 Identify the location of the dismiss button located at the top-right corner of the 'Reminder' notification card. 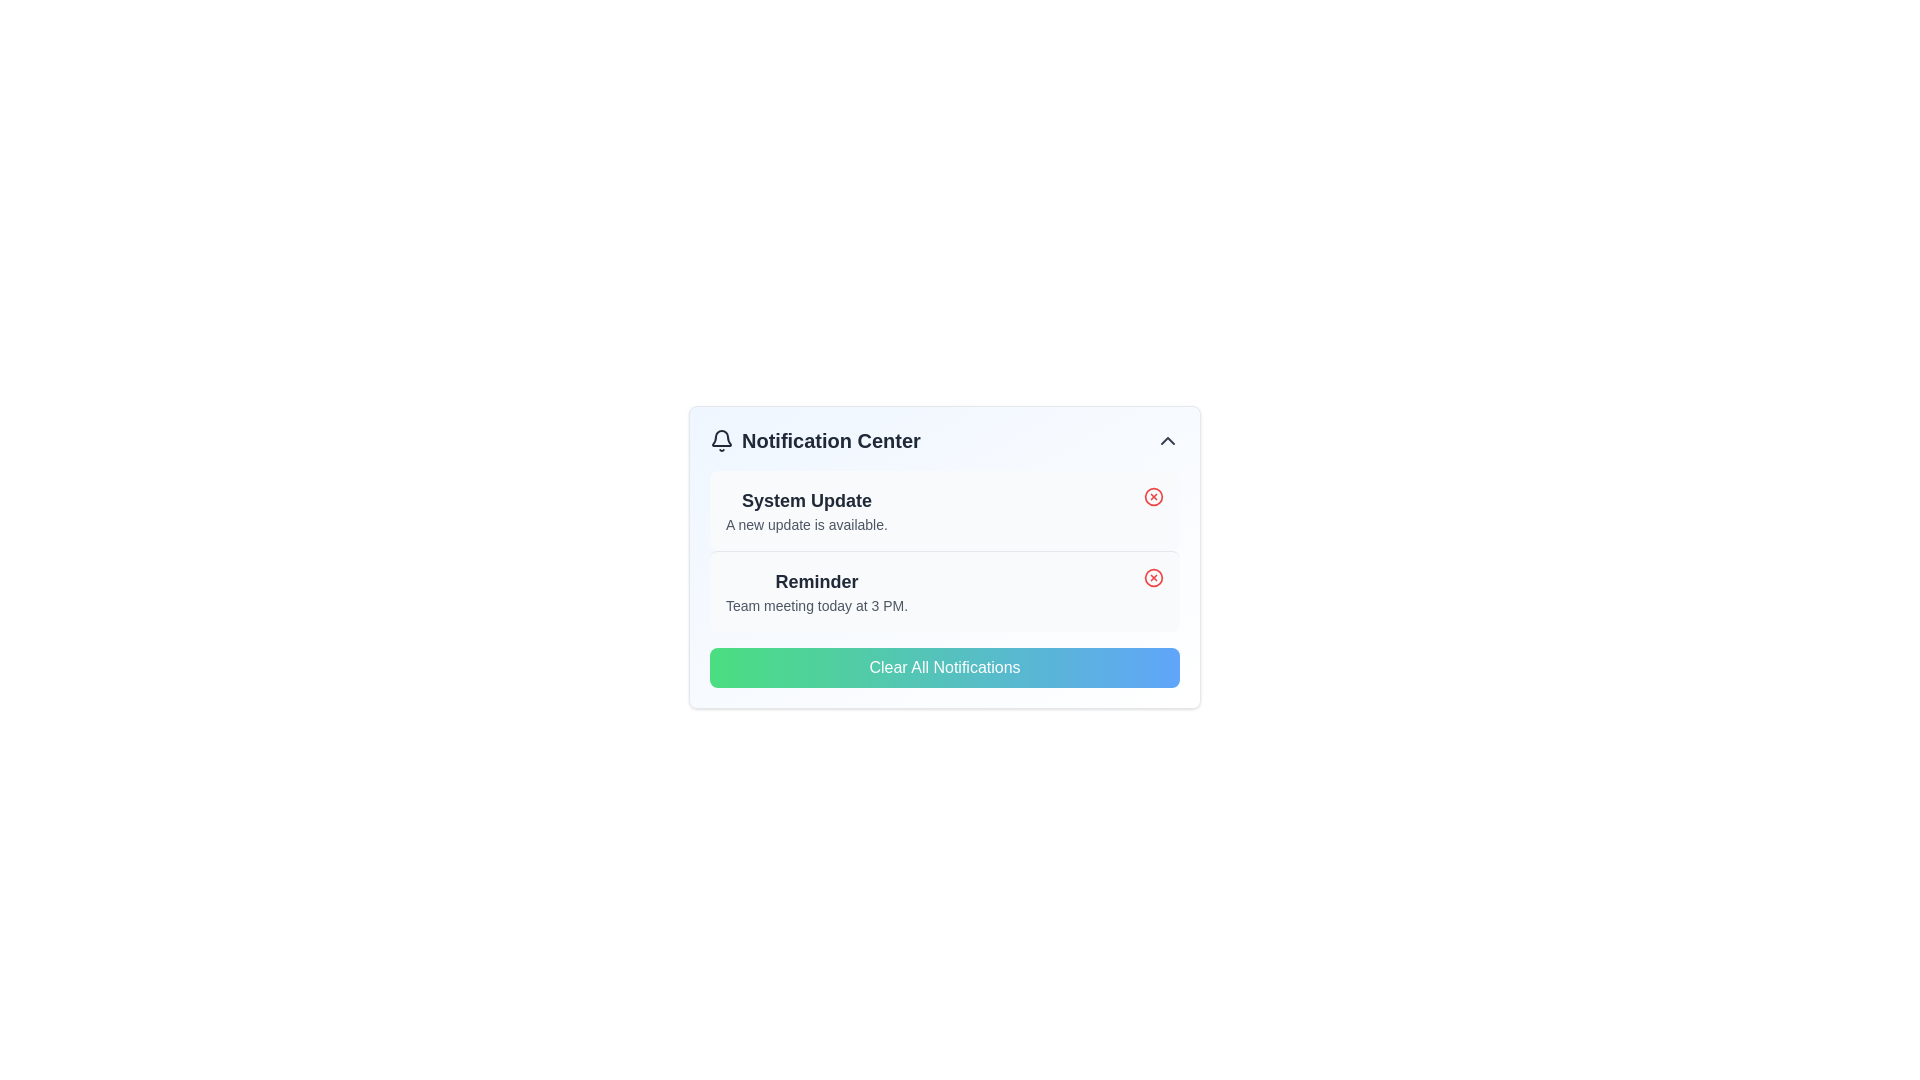
(1153, 578).